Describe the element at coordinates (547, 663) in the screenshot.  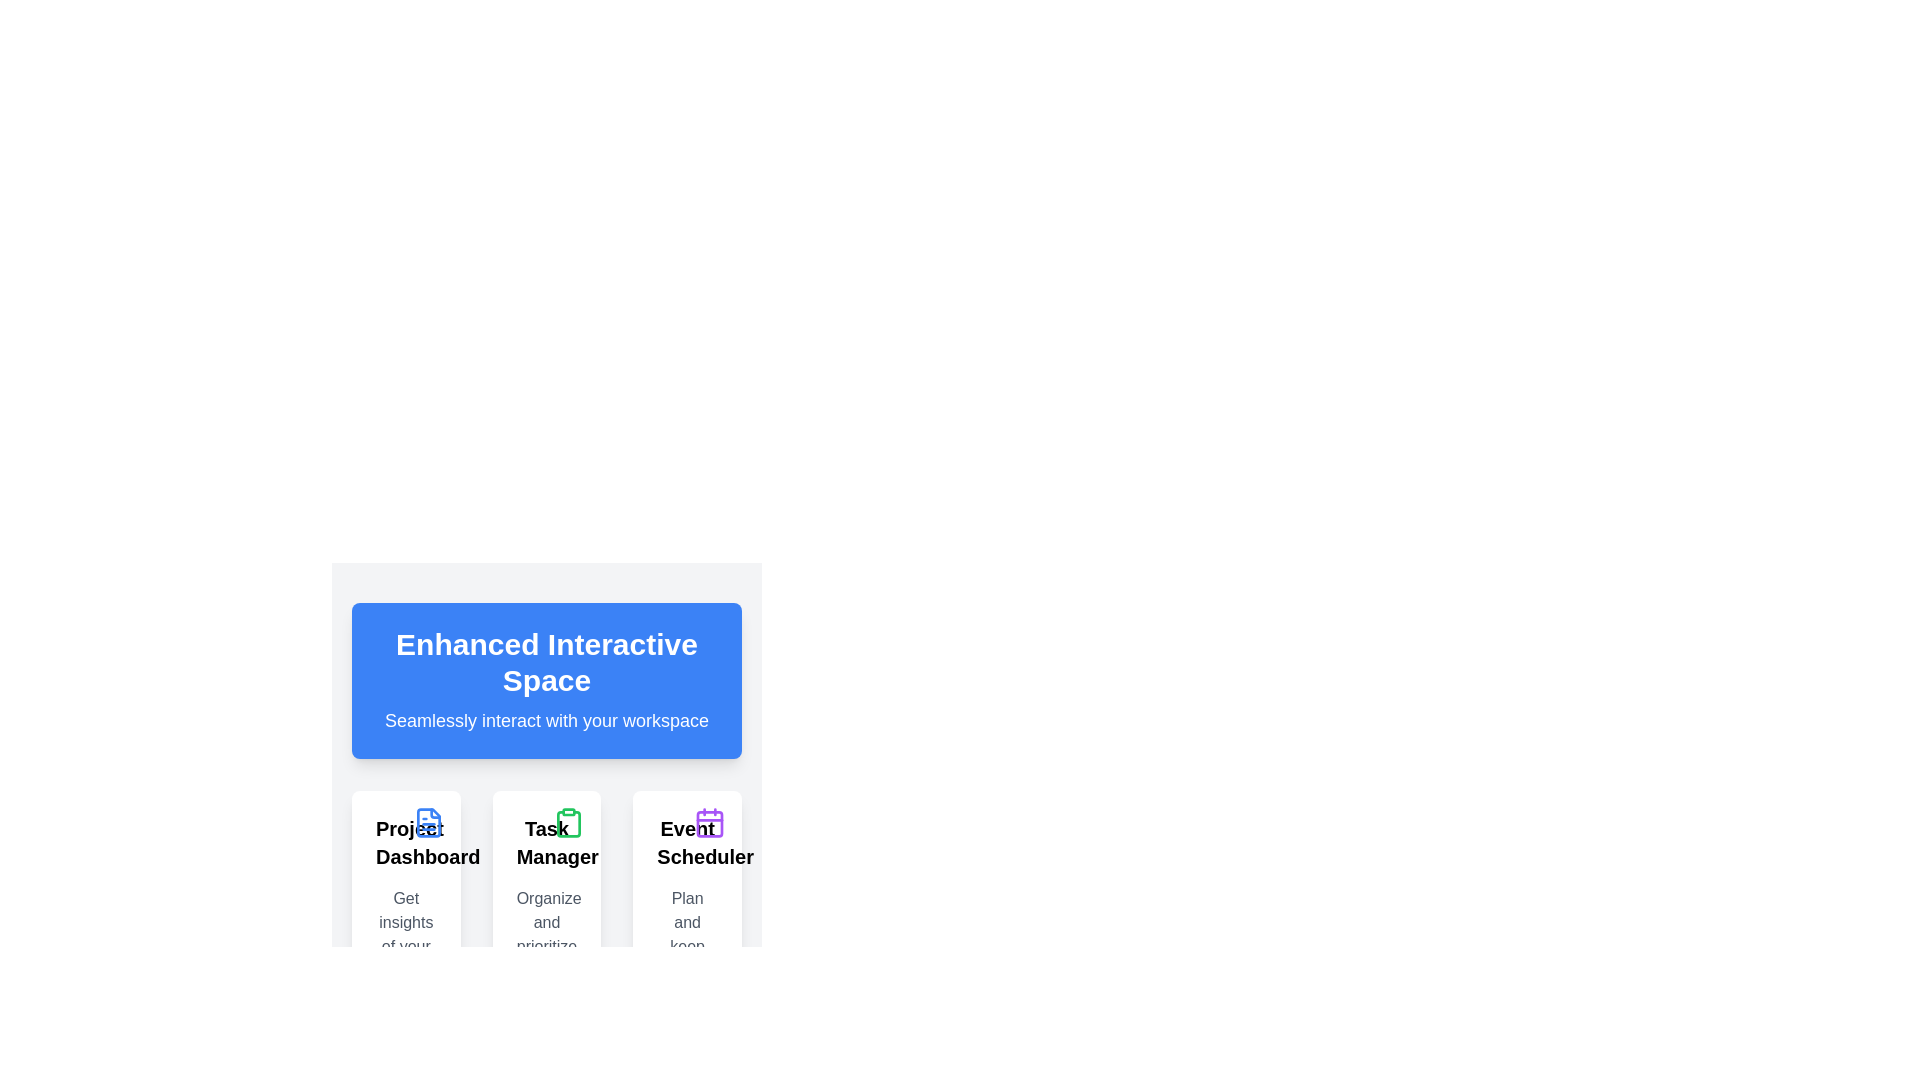
I see `the text-based heading element that displays 'Enhanced Interactive Space', which is centered on a blue background and positioned above the text 'Seamlessly interact with your workspace'` at that location.